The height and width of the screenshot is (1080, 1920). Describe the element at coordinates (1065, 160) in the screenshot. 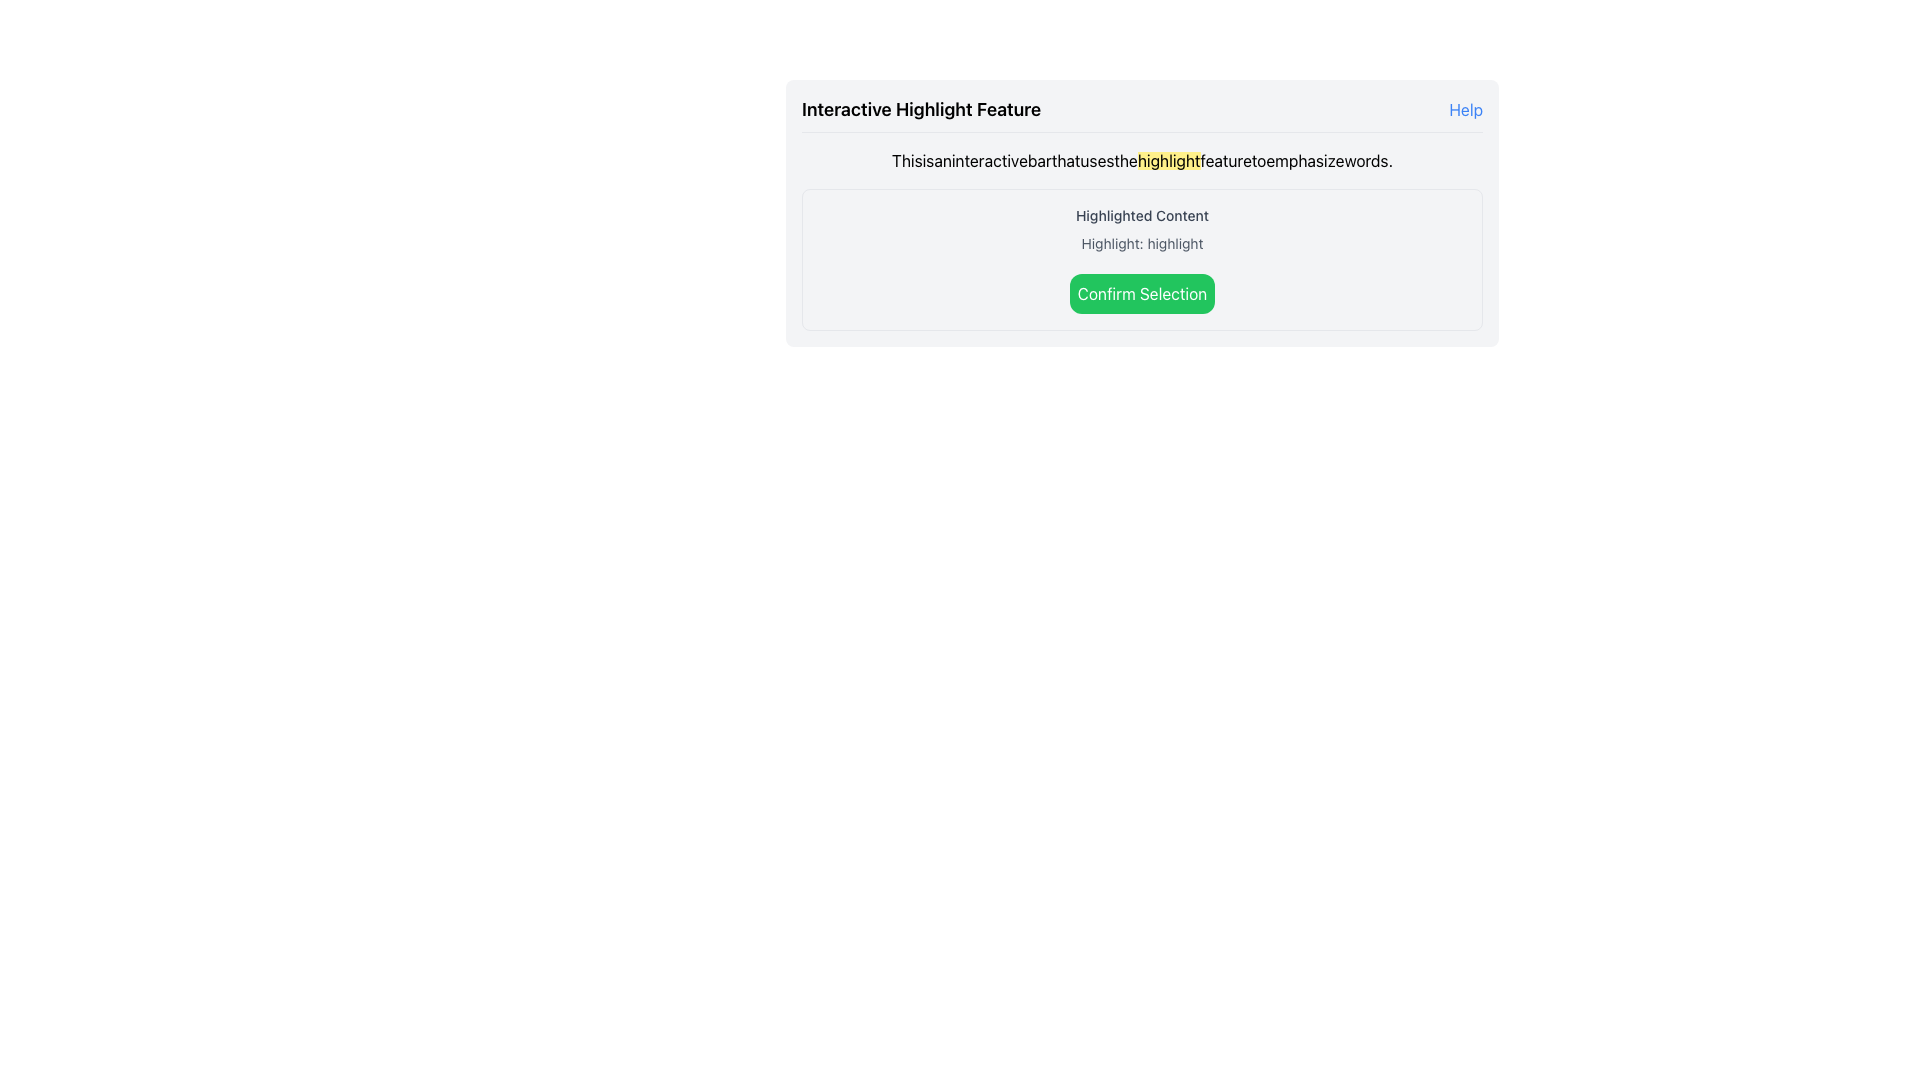

I see `the text element displaying the word 'that', which is the sixth word in the sentence 'This is an interactive bar that uses the highlight feature to emphasize words.'` at that location.